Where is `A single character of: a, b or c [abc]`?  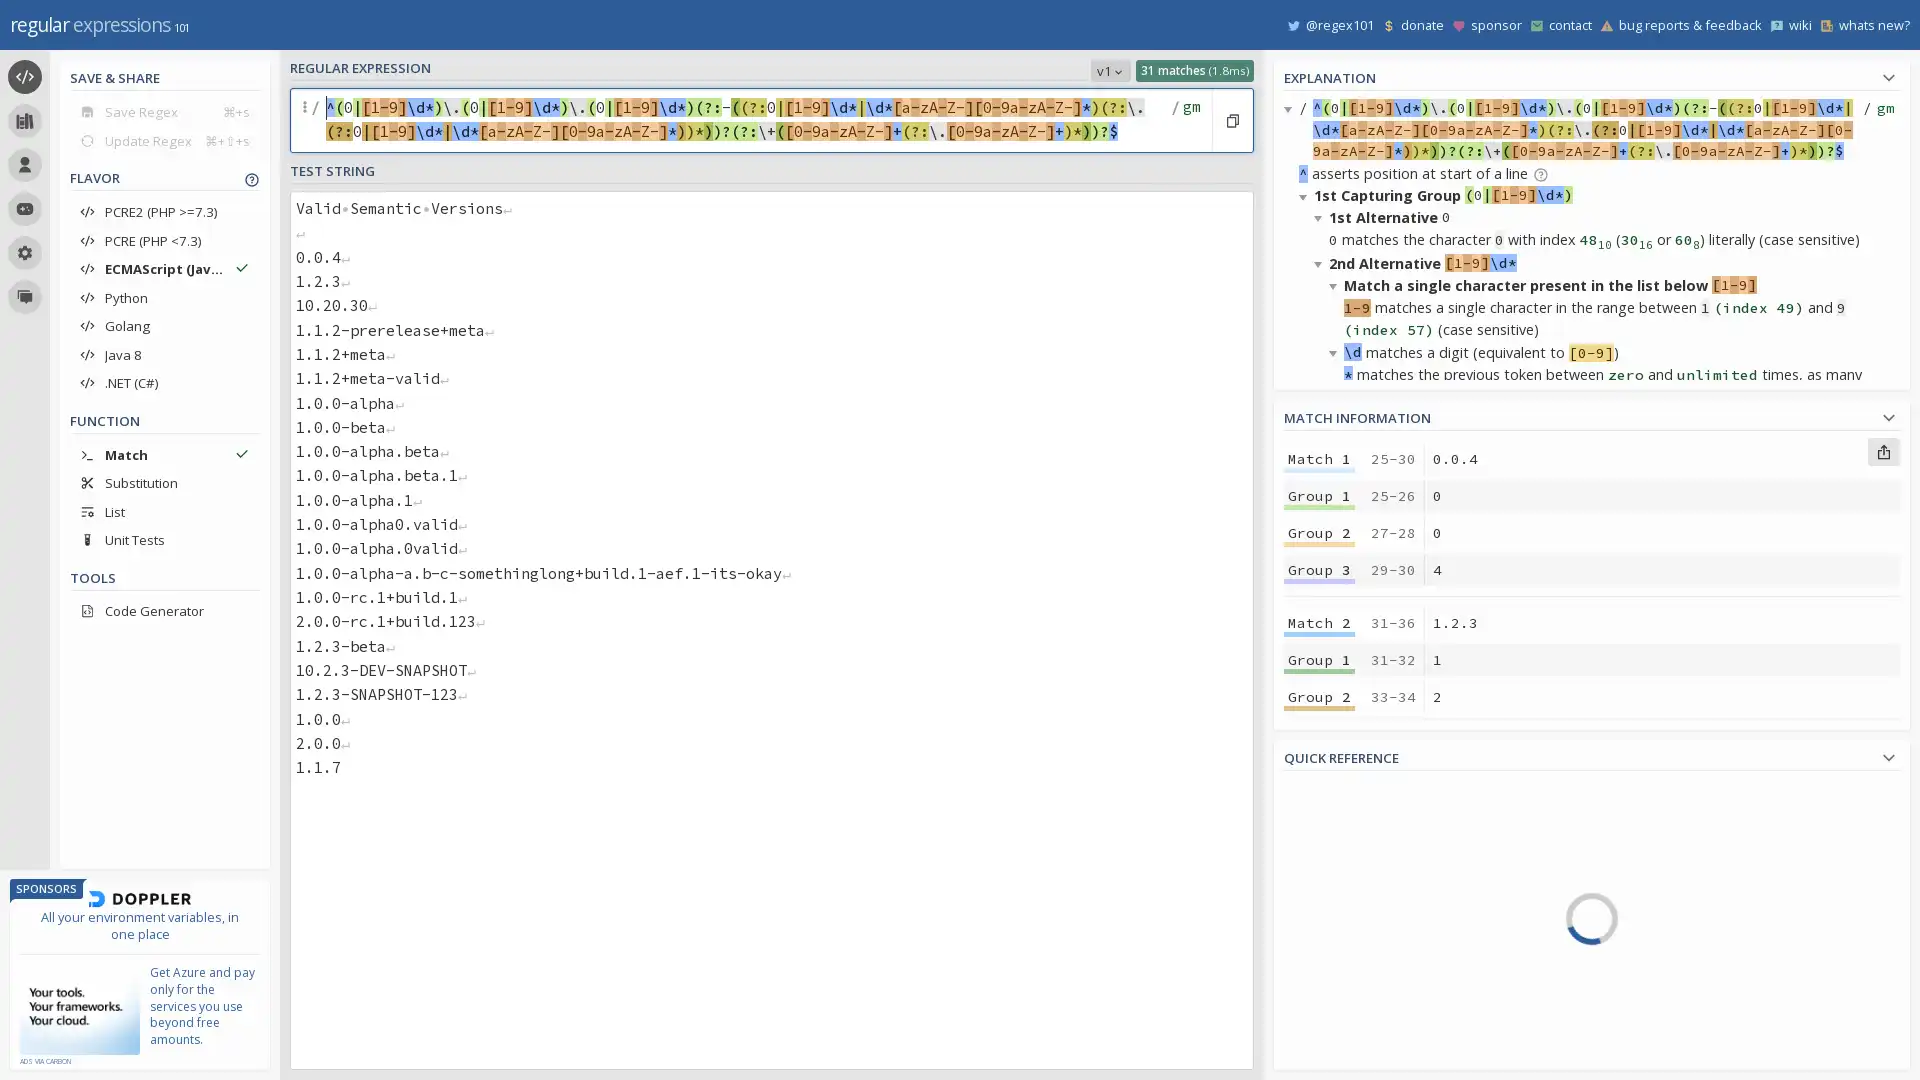
A single character of: a, b or c [abc] is located at coordinates (1691, 790).